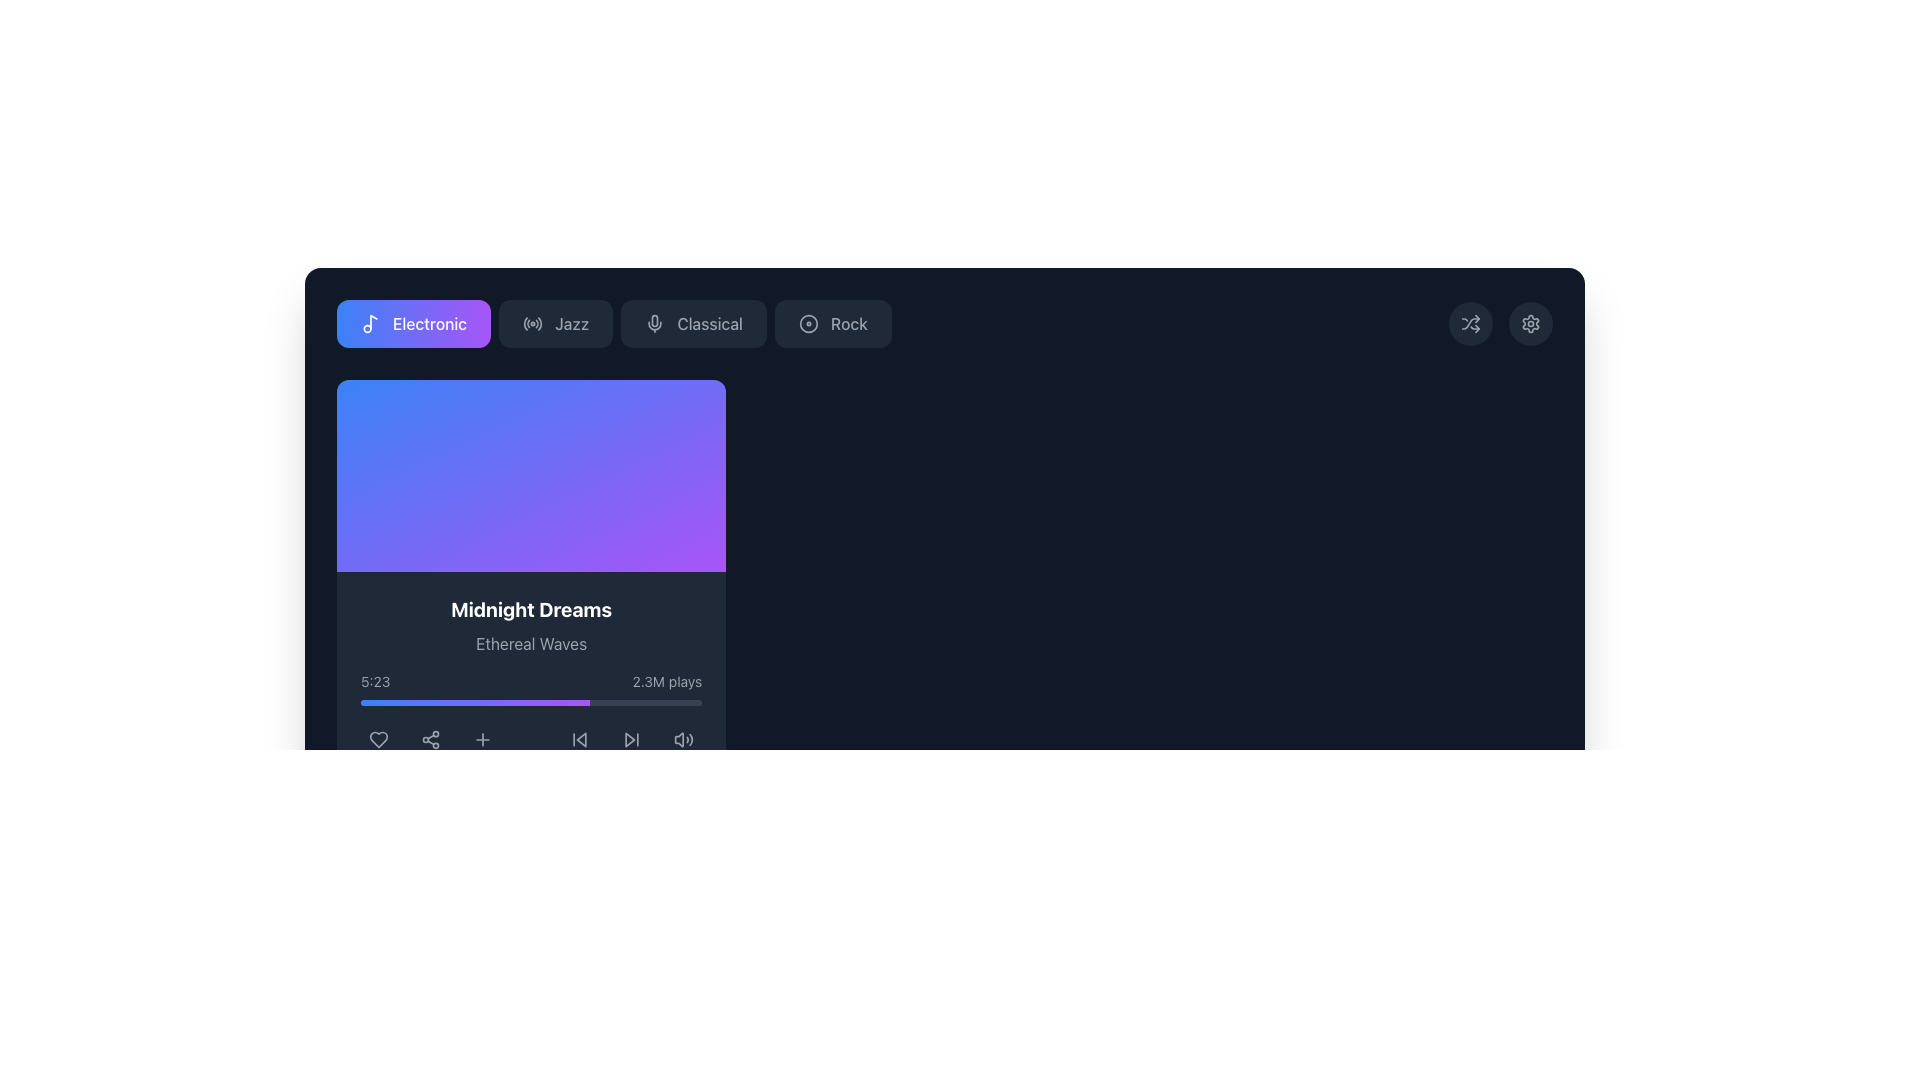 This screenshot has width=1920, height=1080. What do you see at coordinates (410, 701) in the screenshot?
I see `the slider value` at bounding box center [410, 701].